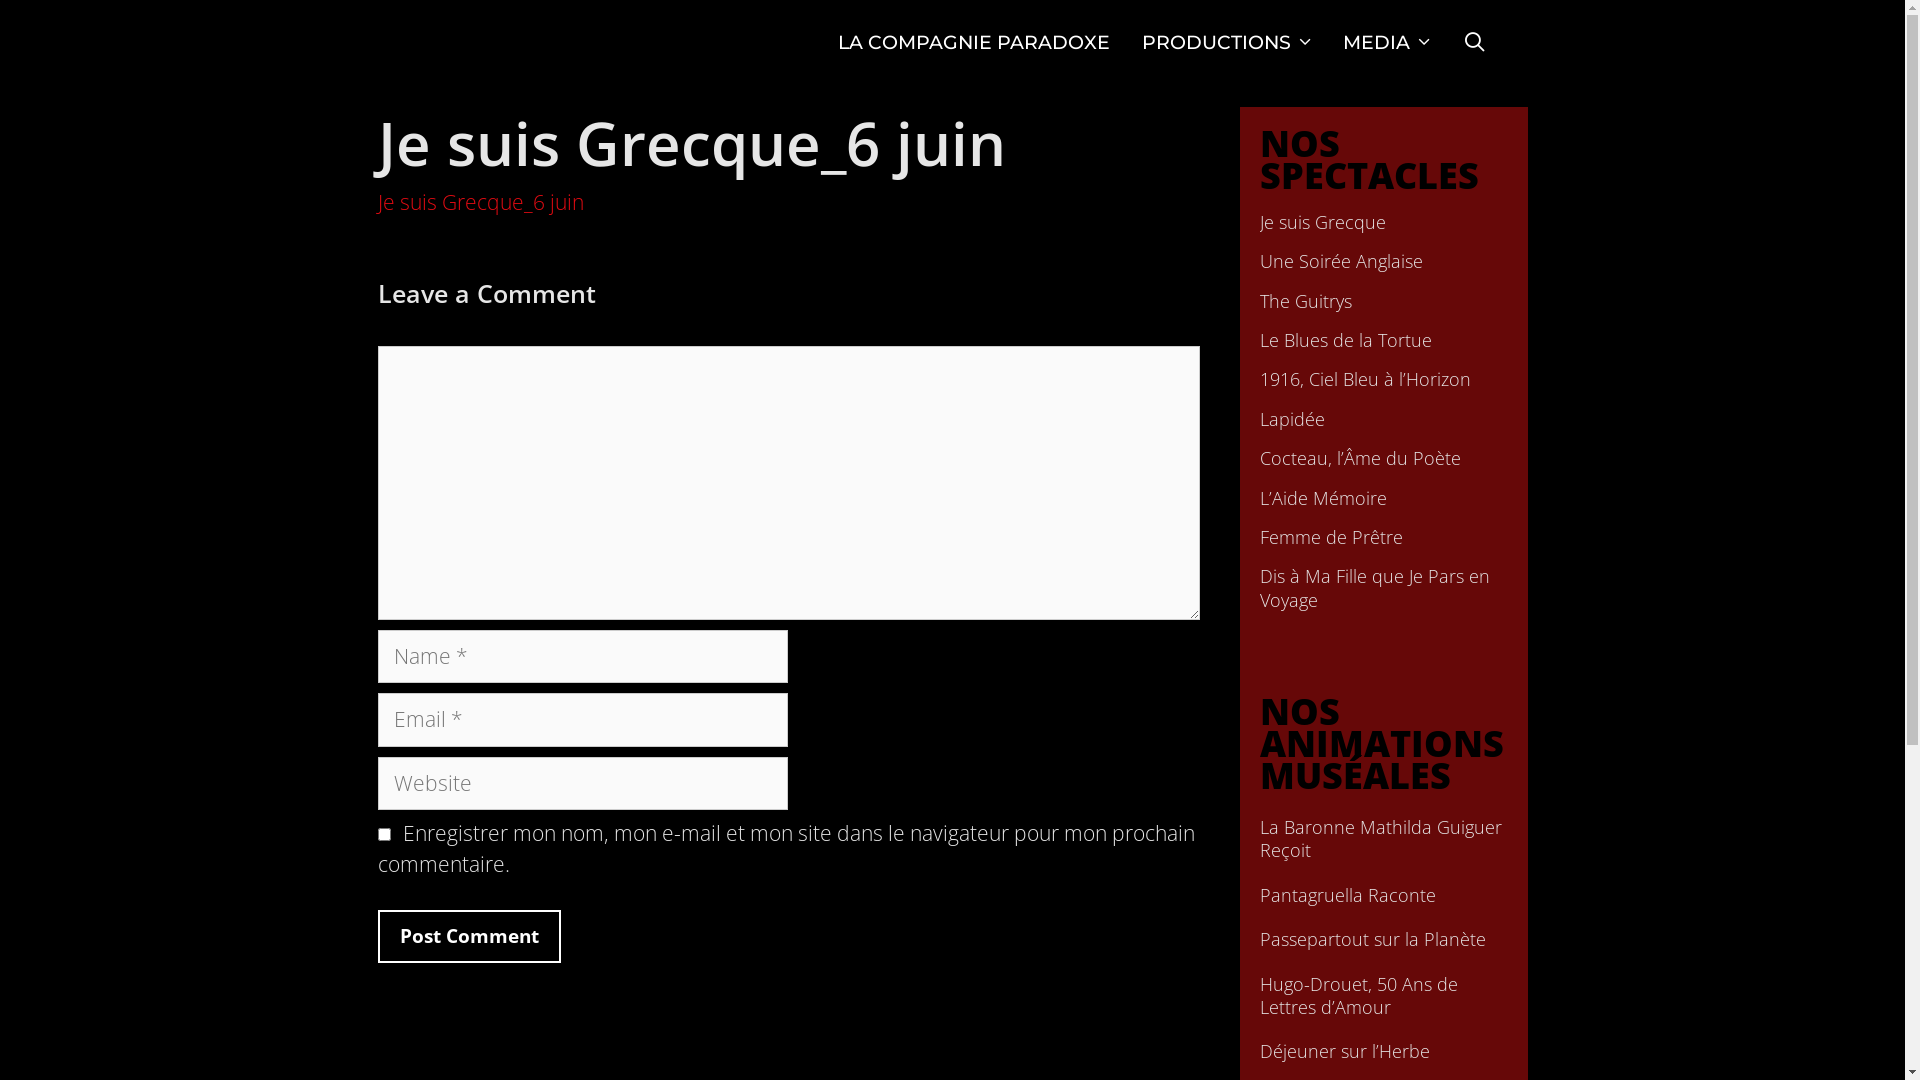  What do you see at coordinates (1473, 42) in the screenshot?
I see `'SEARCH'` at bounding box center [1473, 42].